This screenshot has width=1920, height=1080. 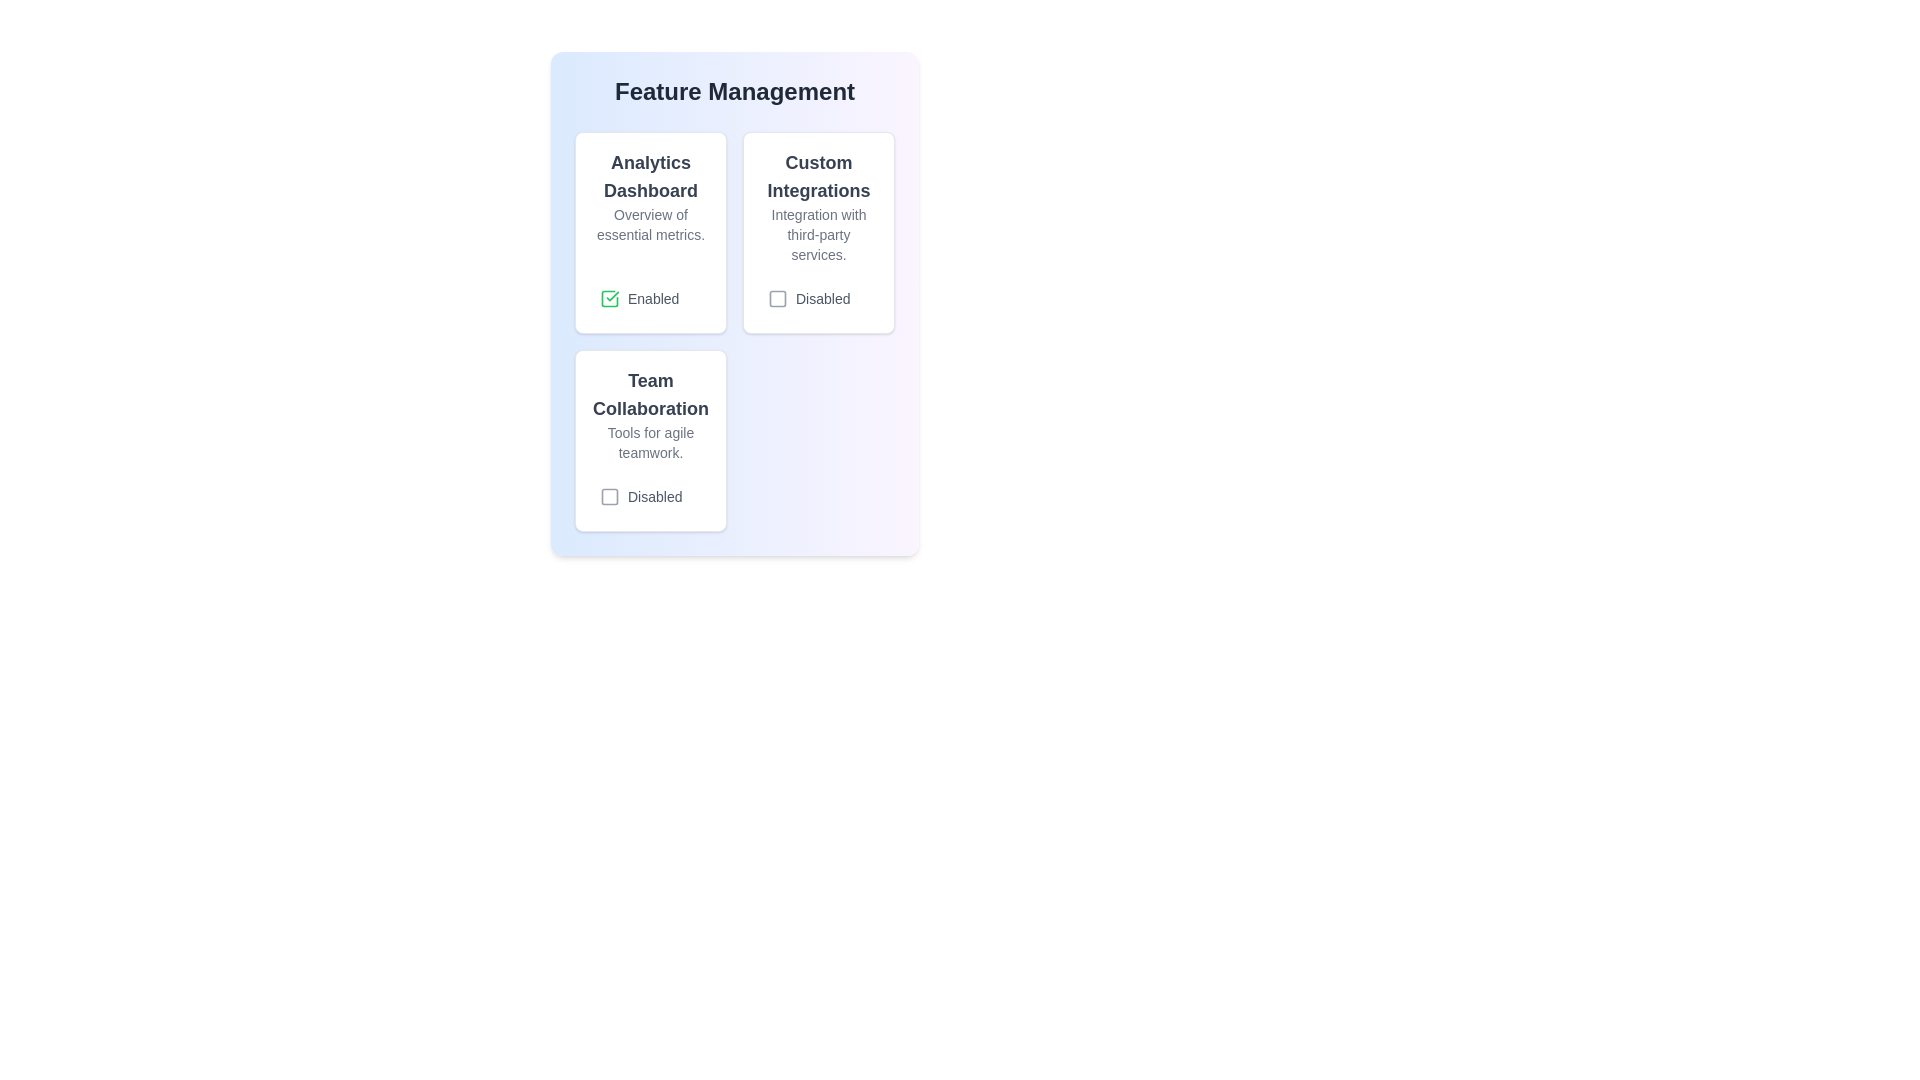 What do you see at coordinates (608, 299) in the screenshot?
I see `the green check icon located in the 'Enabled' checkbox within the 'Analytics Dashboard' section to interact with it` at bounding box center [608, 299].